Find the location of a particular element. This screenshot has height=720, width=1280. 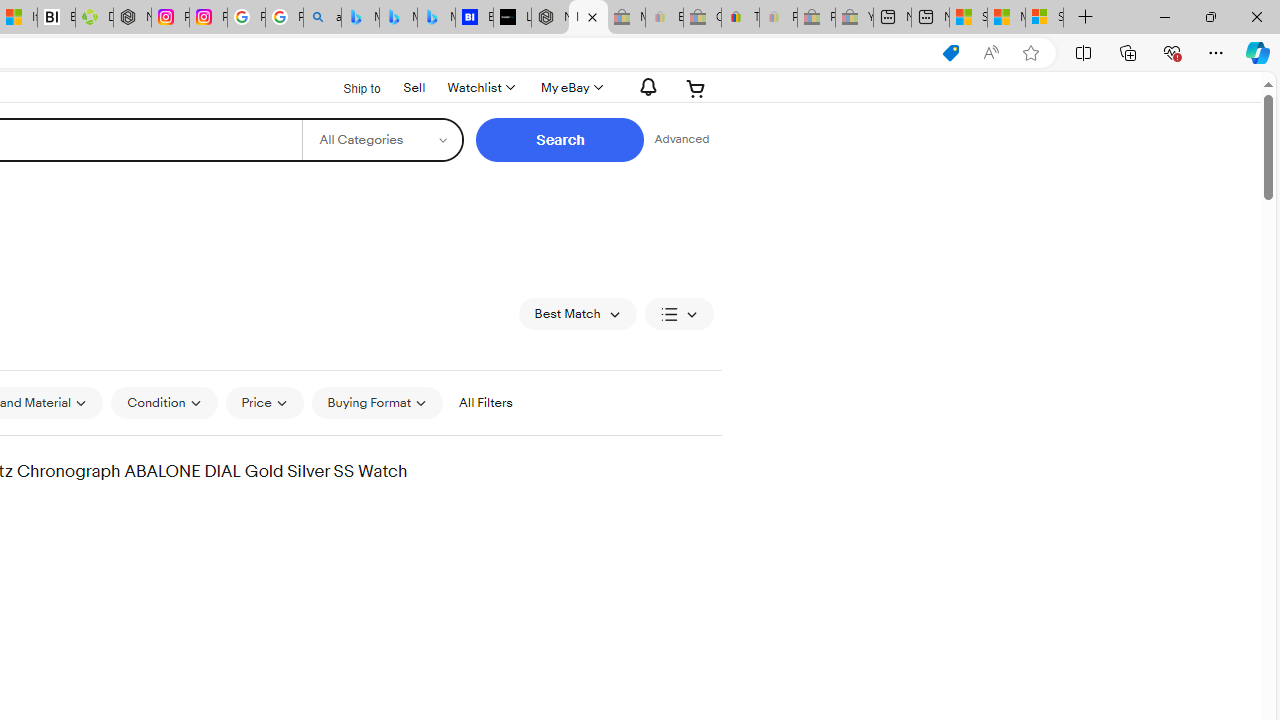

'Yard, Garden & Outdoor Living - Sleeping' is located at coordinates (854, 17).